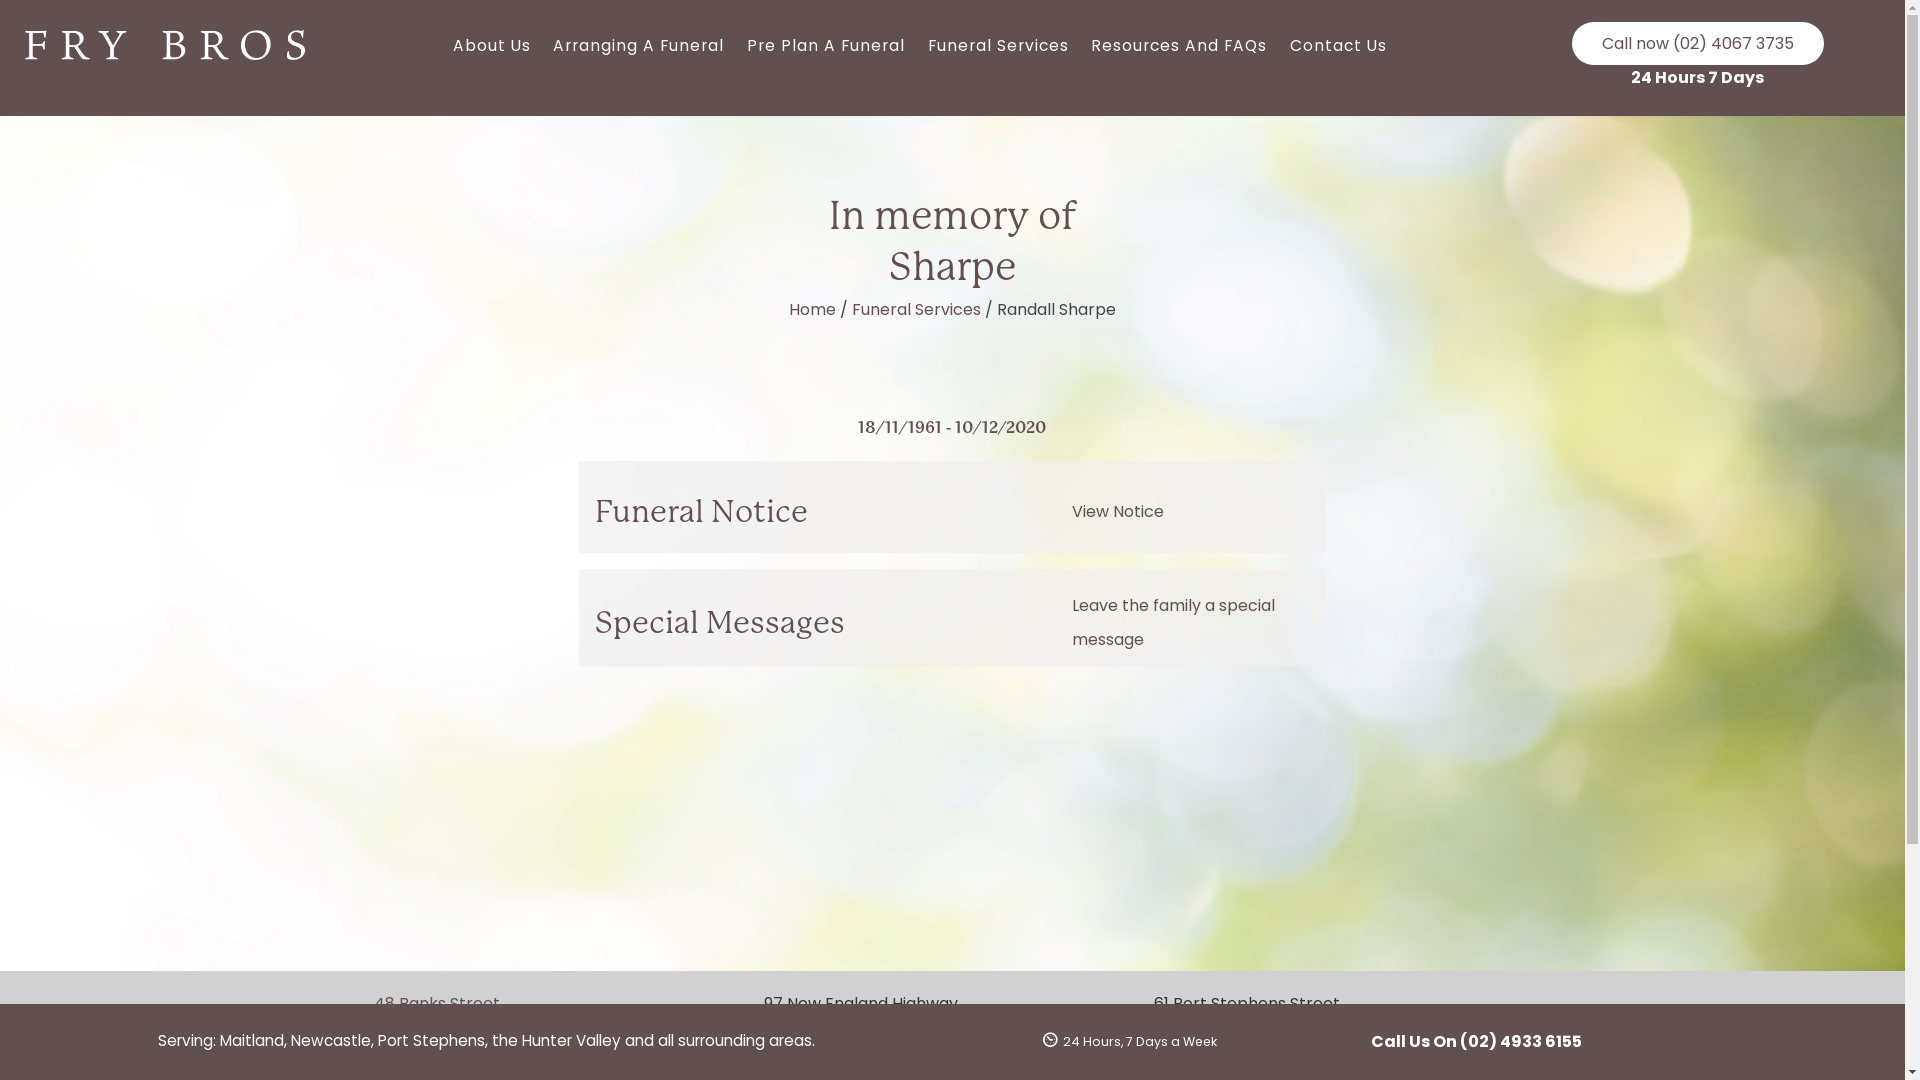  Describe the element at coordinates (467, 1016) in the screenshot. I see `'48 Banks Street` at that location.